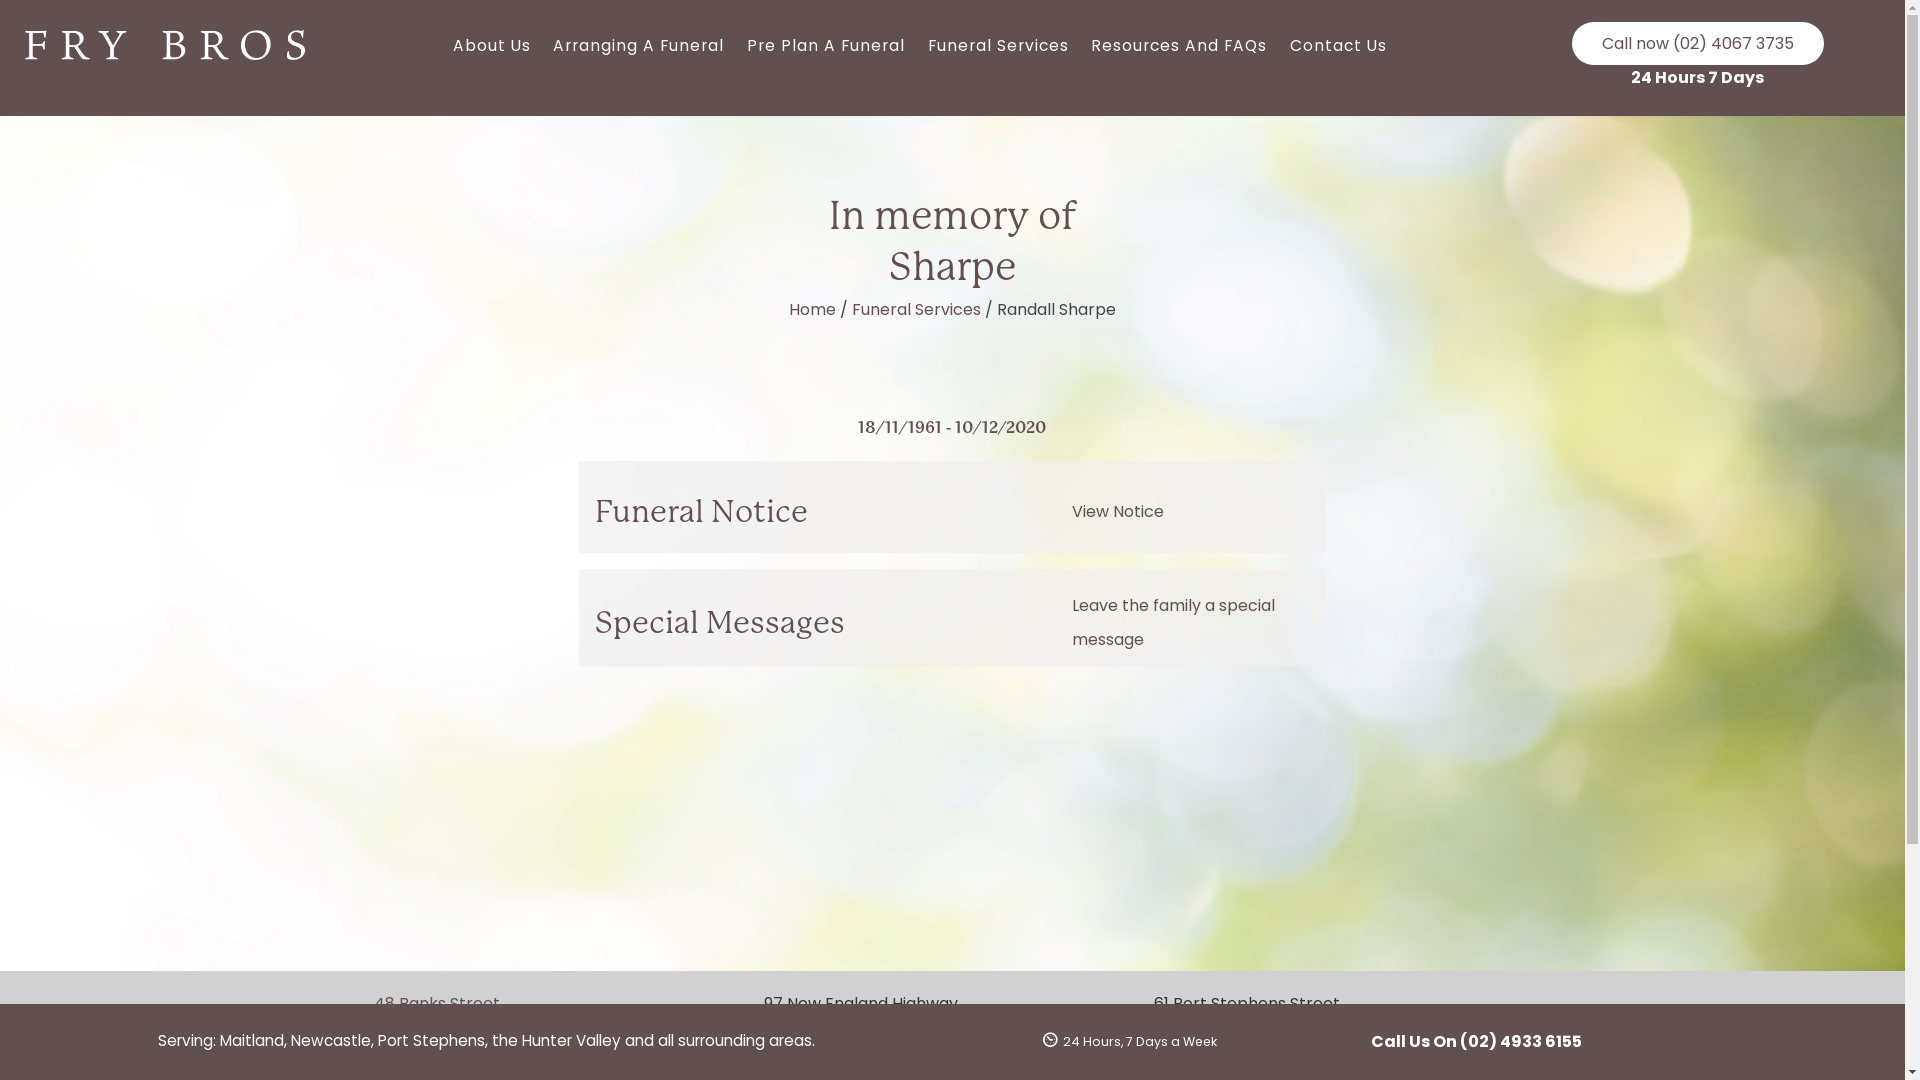  Describe the element at coordinates (467, 1016) in the screenshot. I see `'48 Banks Street` at that location.